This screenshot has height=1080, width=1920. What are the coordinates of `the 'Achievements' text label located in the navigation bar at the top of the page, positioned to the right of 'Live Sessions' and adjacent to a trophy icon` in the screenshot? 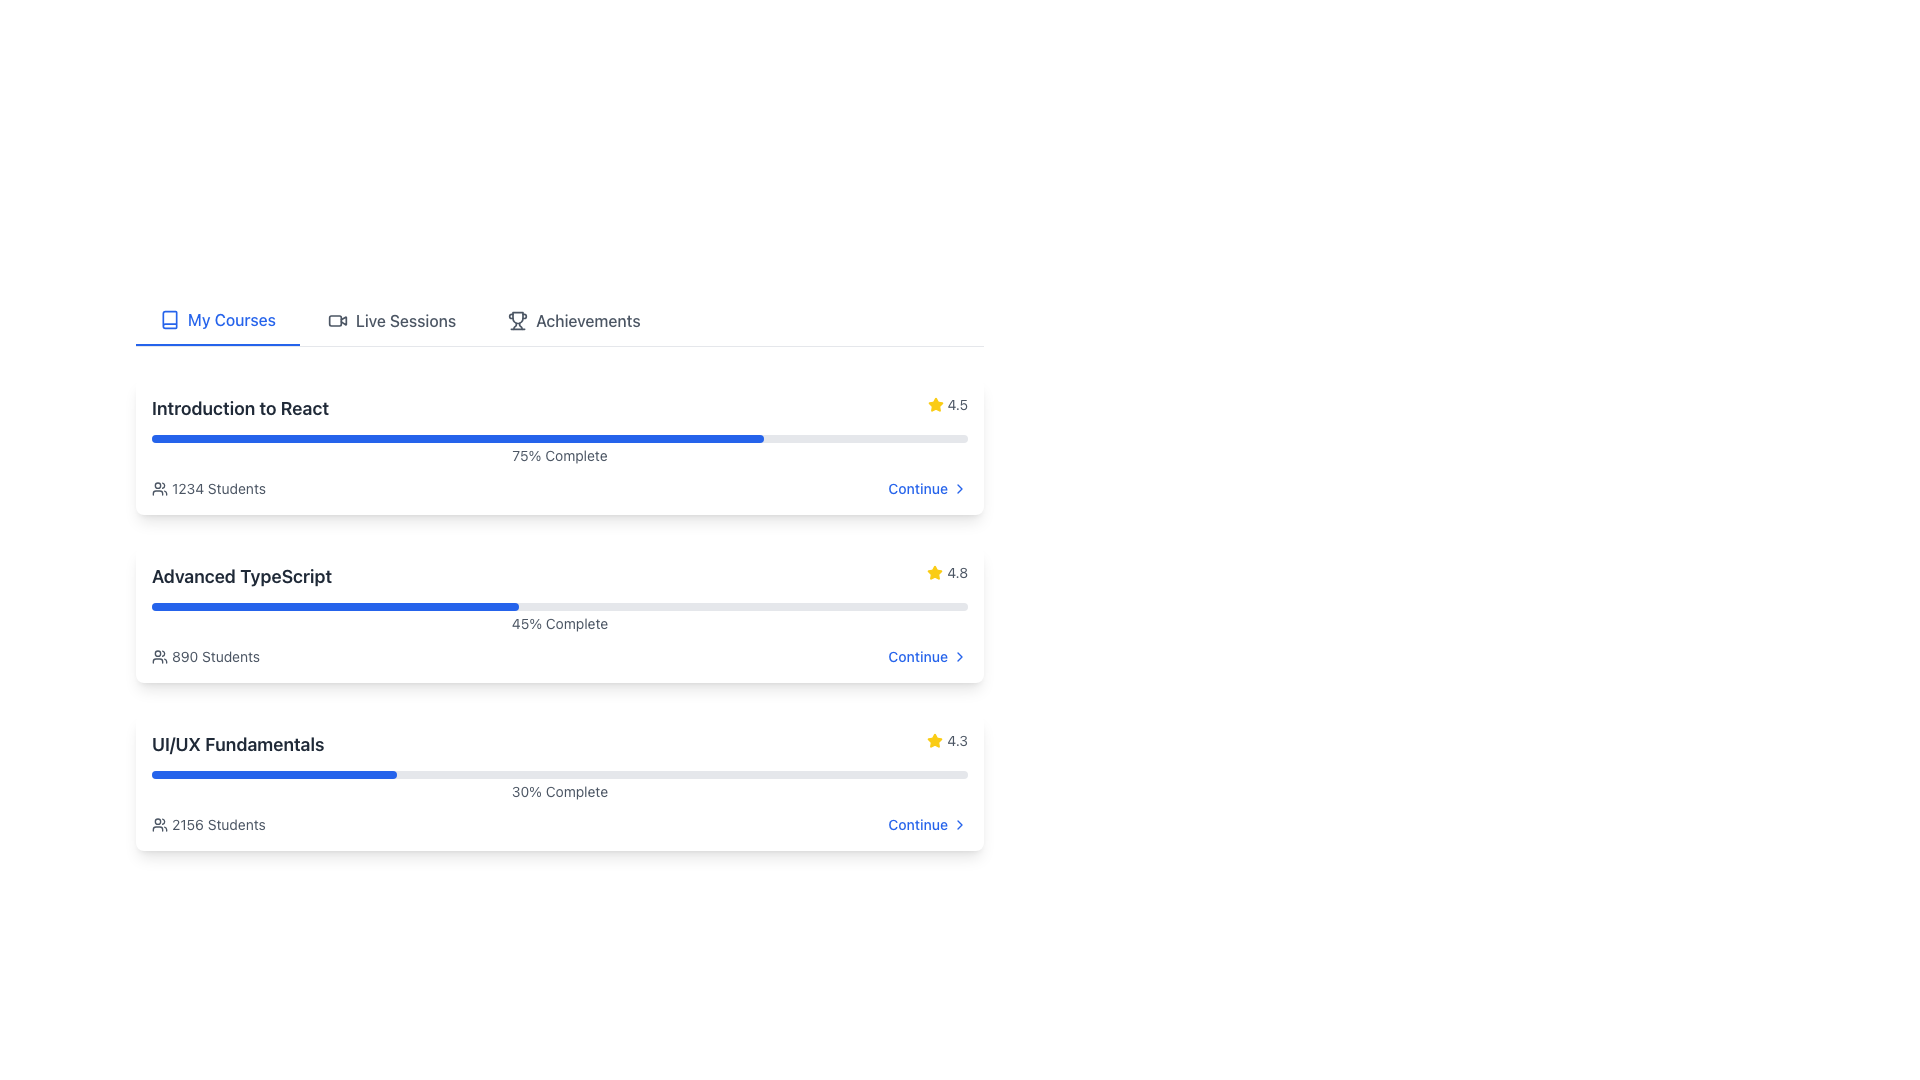 It's located at (587, 319).